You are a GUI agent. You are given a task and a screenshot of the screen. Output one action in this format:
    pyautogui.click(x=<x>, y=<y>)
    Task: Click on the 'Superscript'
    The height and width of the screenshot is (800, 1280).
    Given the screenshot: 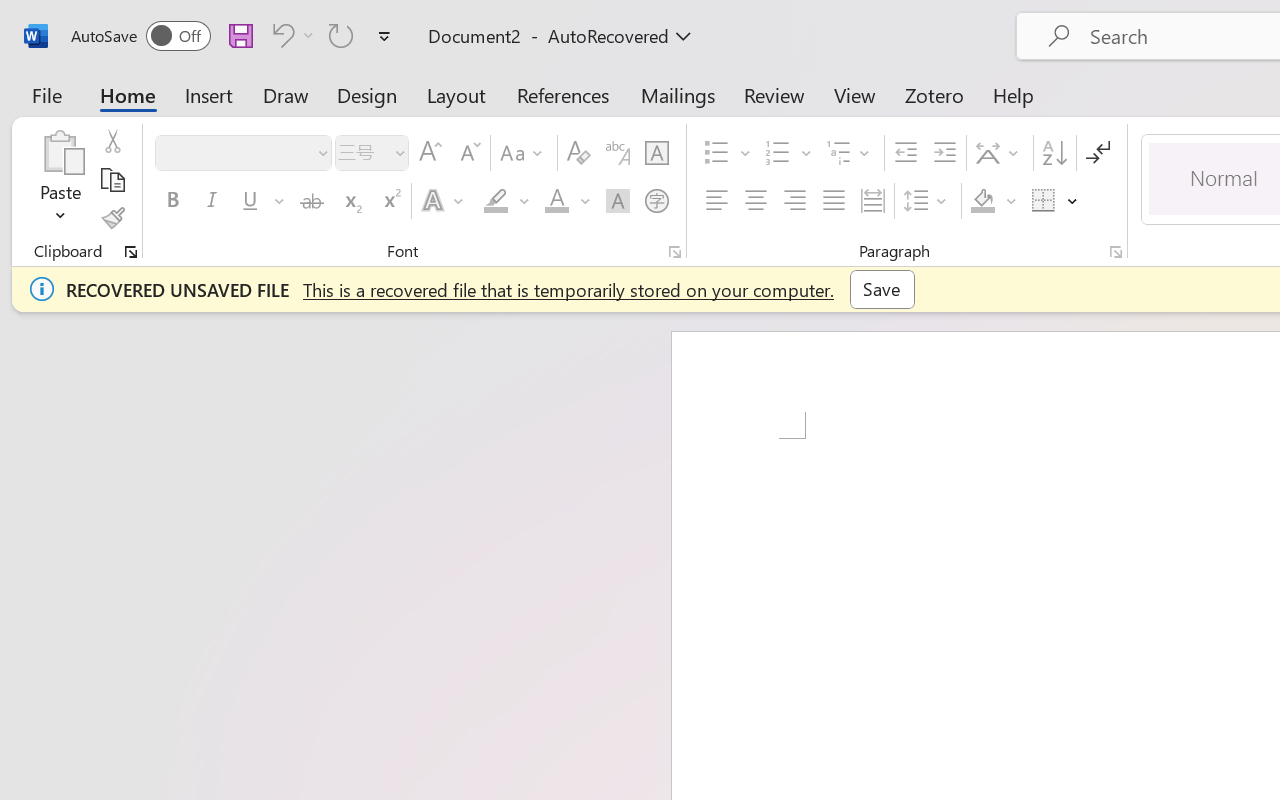 What is the action you would take?
    pyautogui.click(x=390, y=201)
    